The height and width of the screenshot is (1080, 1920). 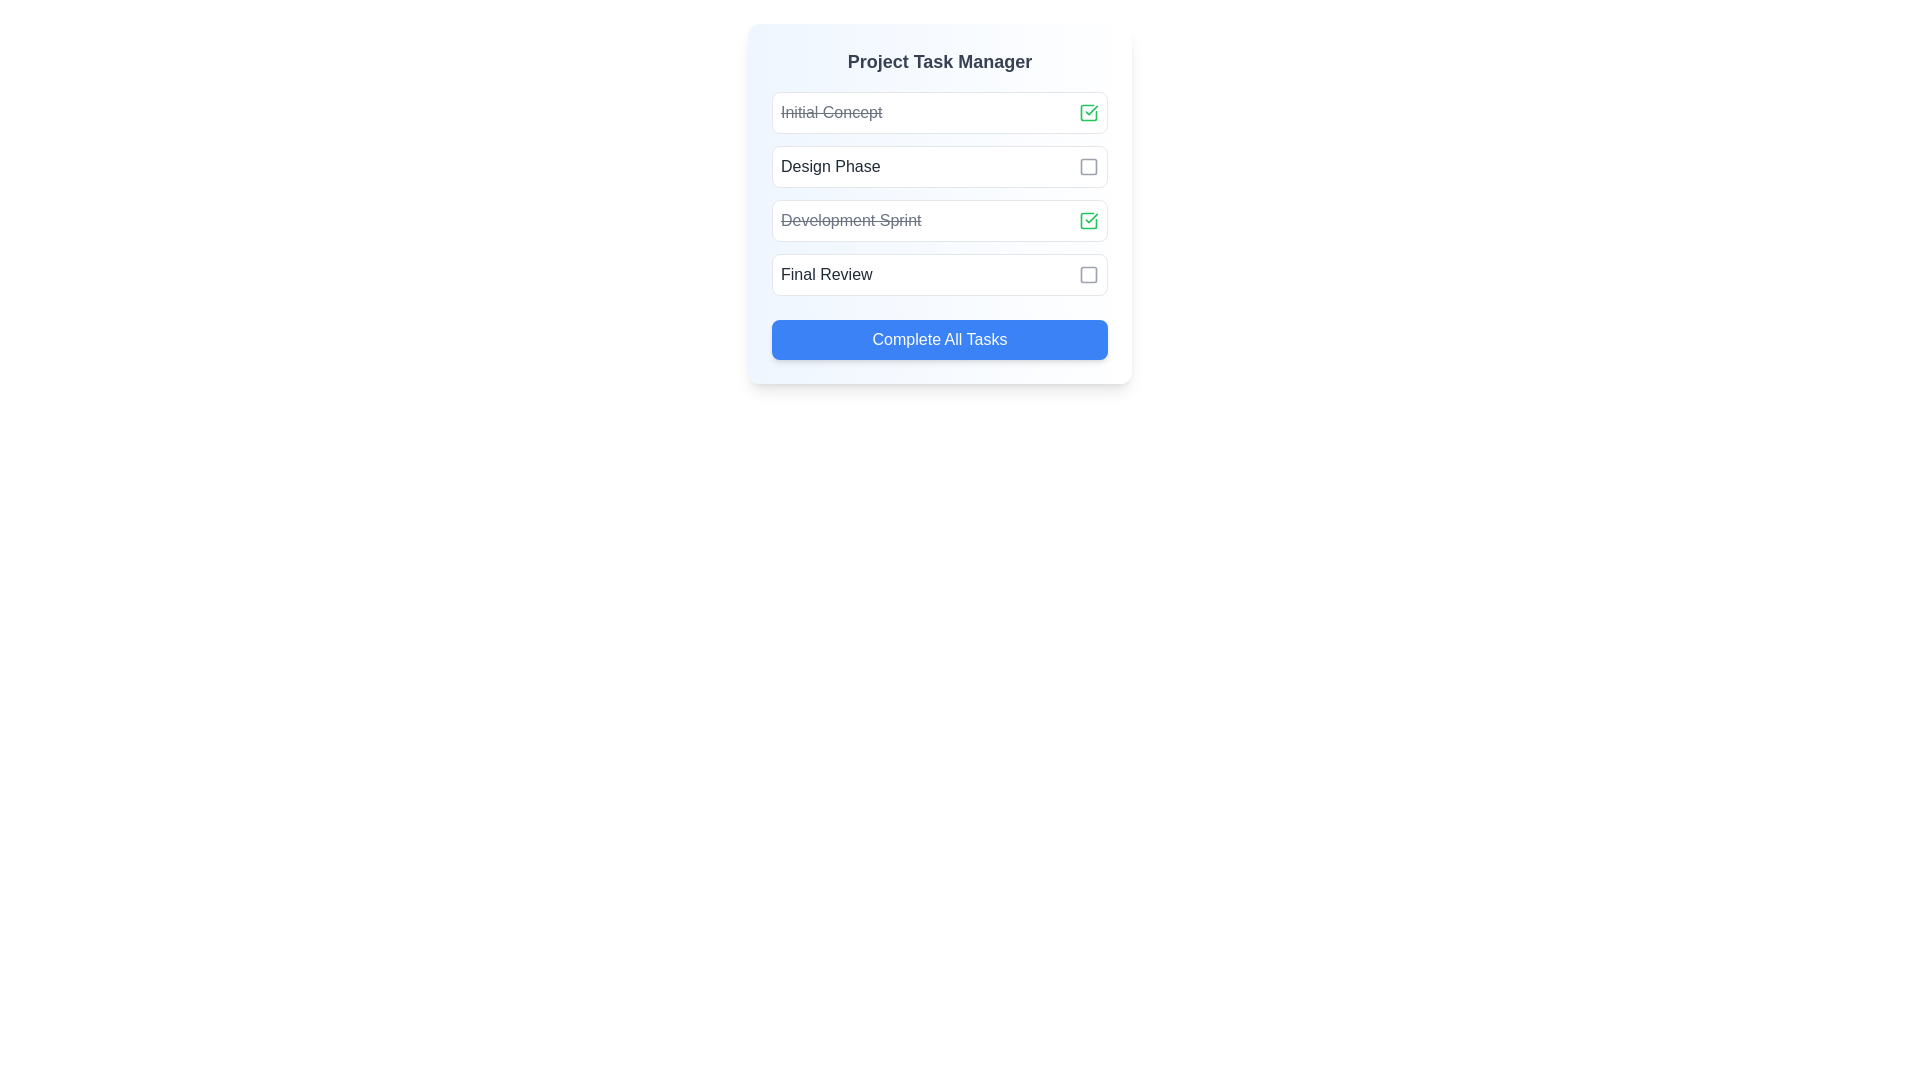 What do you see at coordinates (939, 165) in the screenshot?
I see `the checkbox next to the 'Design Phase' item in the task list to mark the task as done` at bounding box center [939, 165].